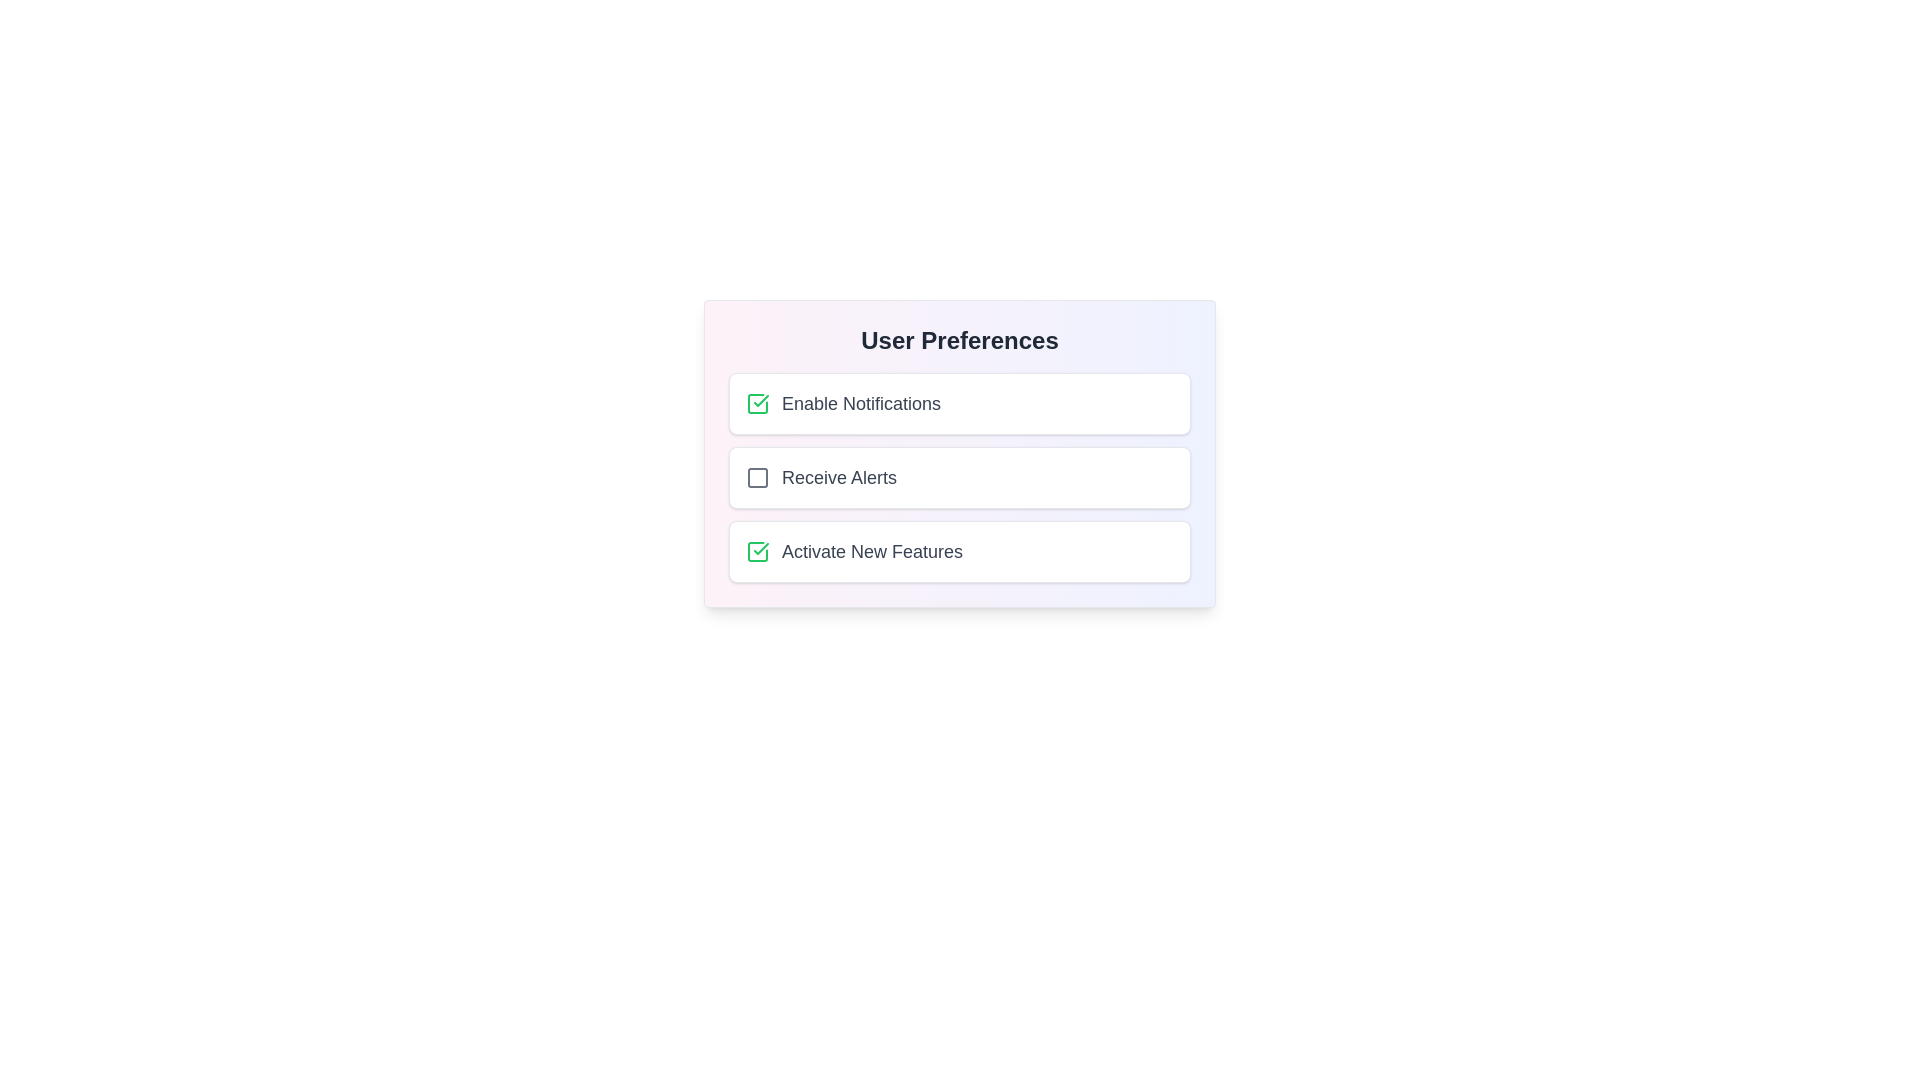 Image resolution: width=1920 pixels, height=1080 pixels. What do you see at coordinates (960, 339) in the screenshot?
I see `the main heading text element labeled 'User Preferences'` at bounding box center [960, 339].